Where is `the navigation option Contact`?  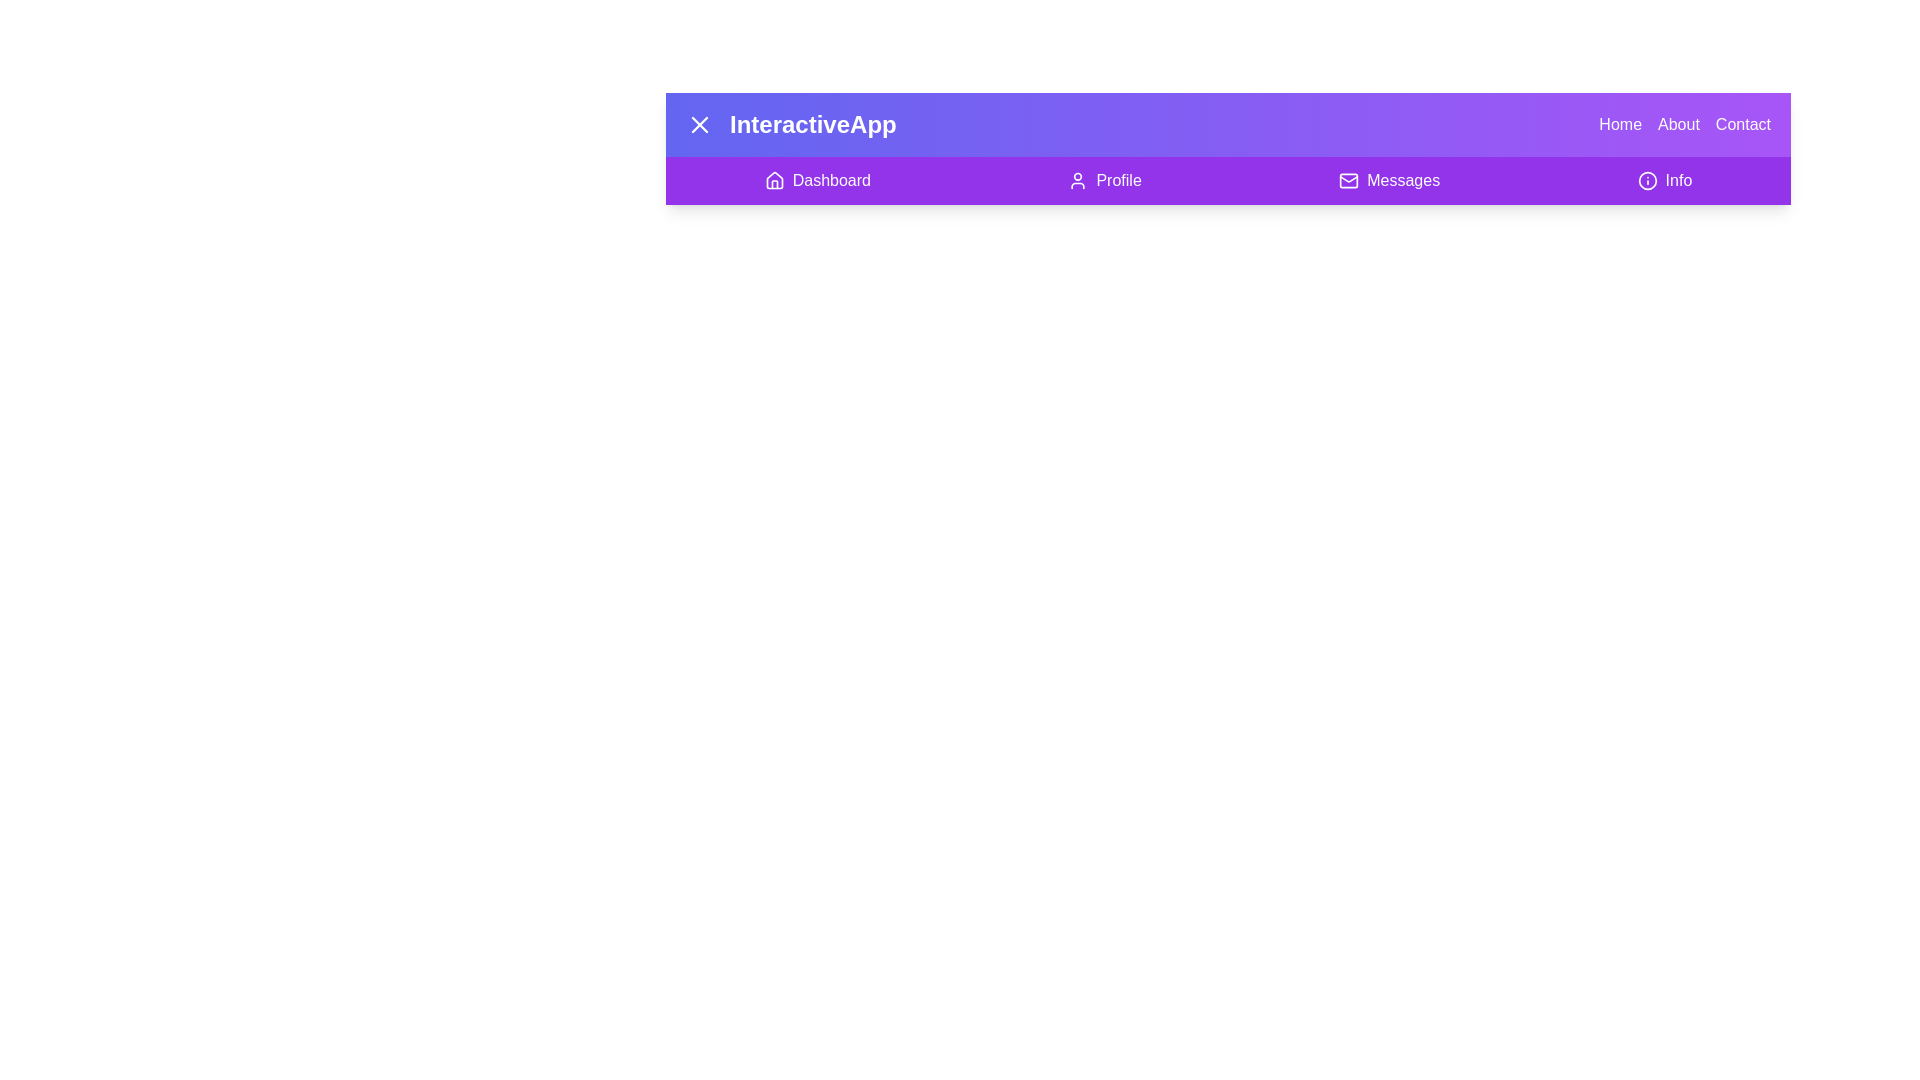
the navigation option Contact is located at coordinates (1742, 124).